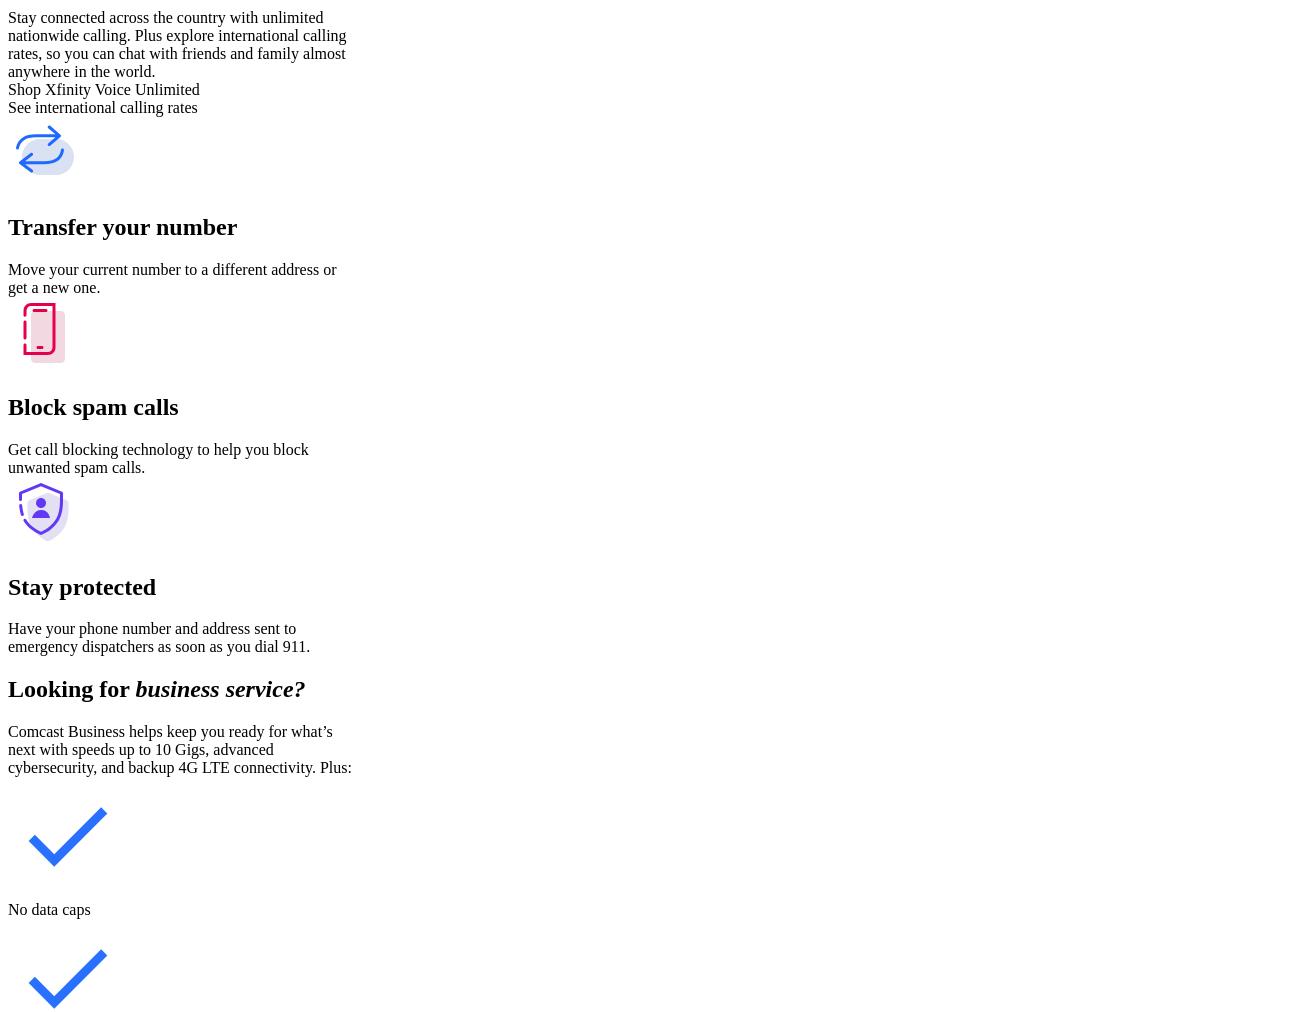  I want to click on 'Stay protected', so click(7, 585).